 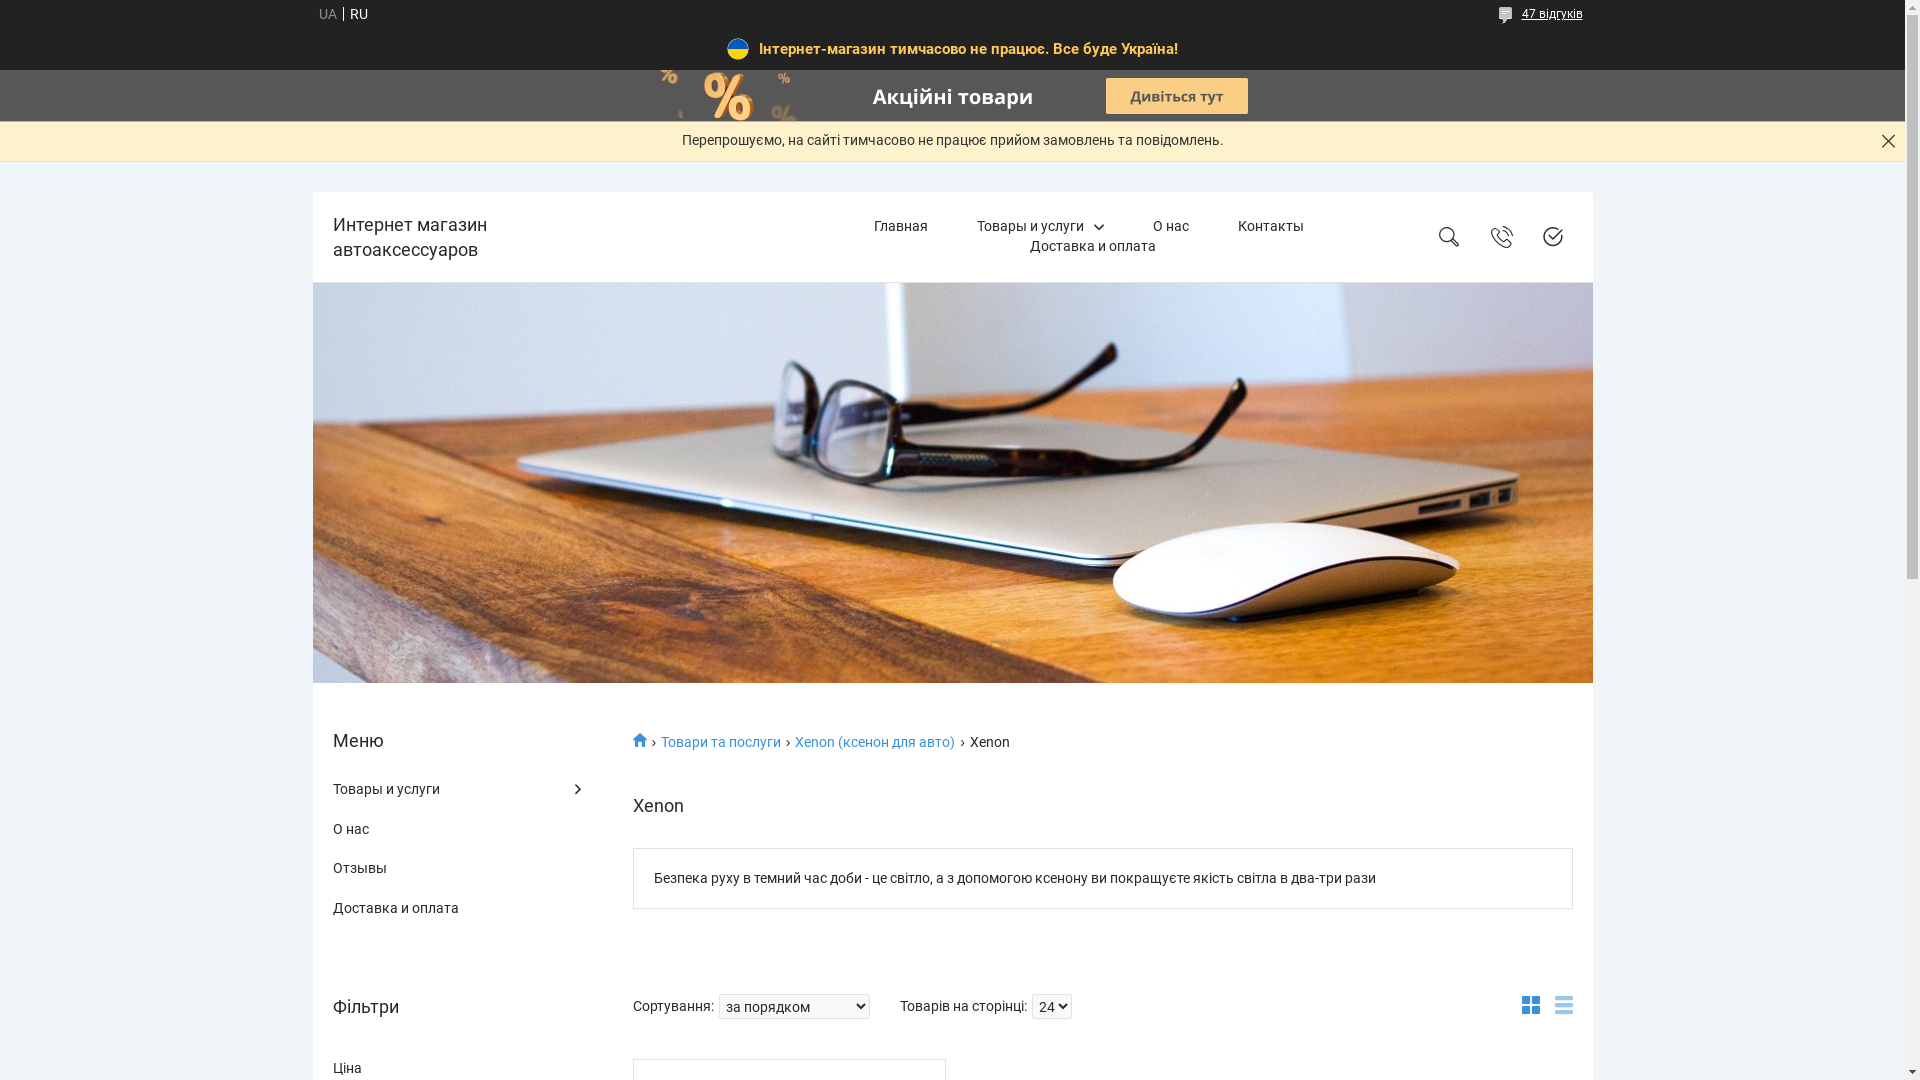 What do you see at coordinates (326, 14) in the screenshot?
I see `'UA'` at bounding box center [326, 14].